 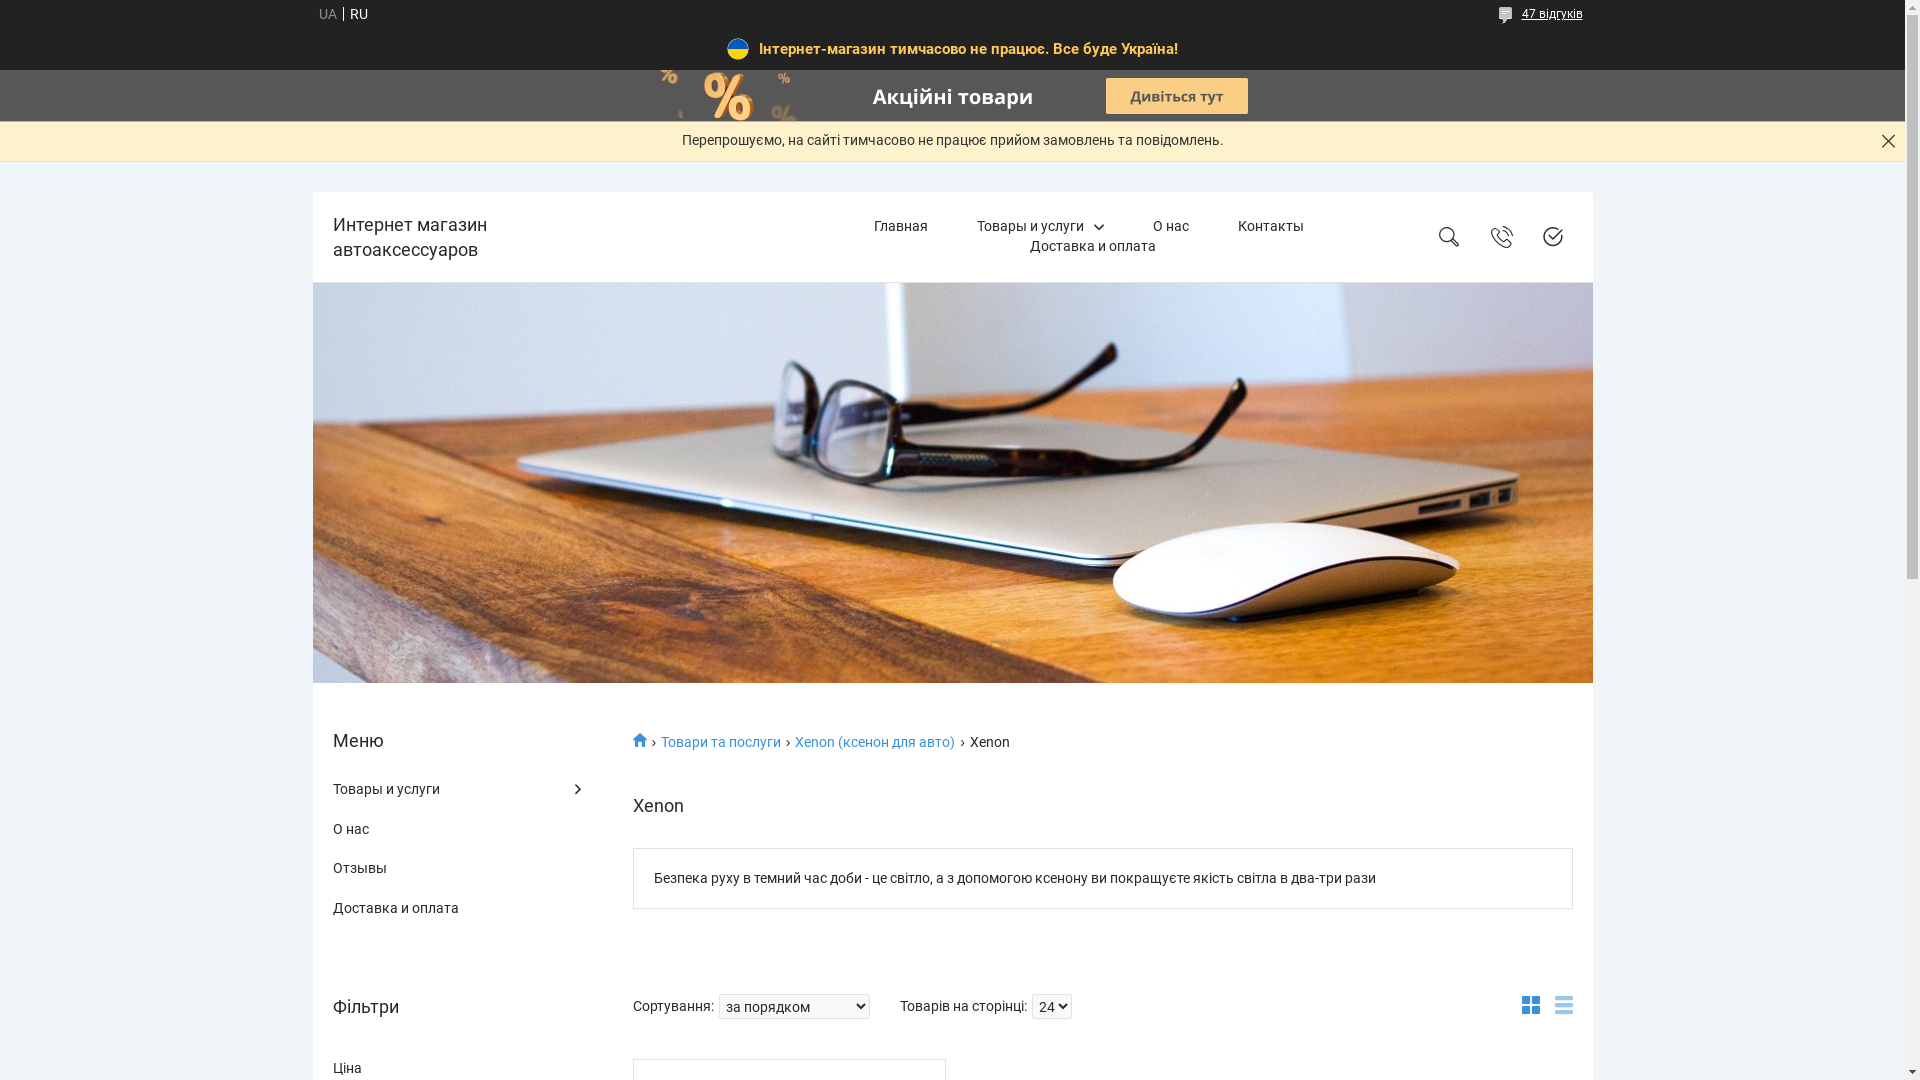 What do you see at coordinates (326, 14) in the screenshot?
I see `'UA'` at bounding box center [326, 14].